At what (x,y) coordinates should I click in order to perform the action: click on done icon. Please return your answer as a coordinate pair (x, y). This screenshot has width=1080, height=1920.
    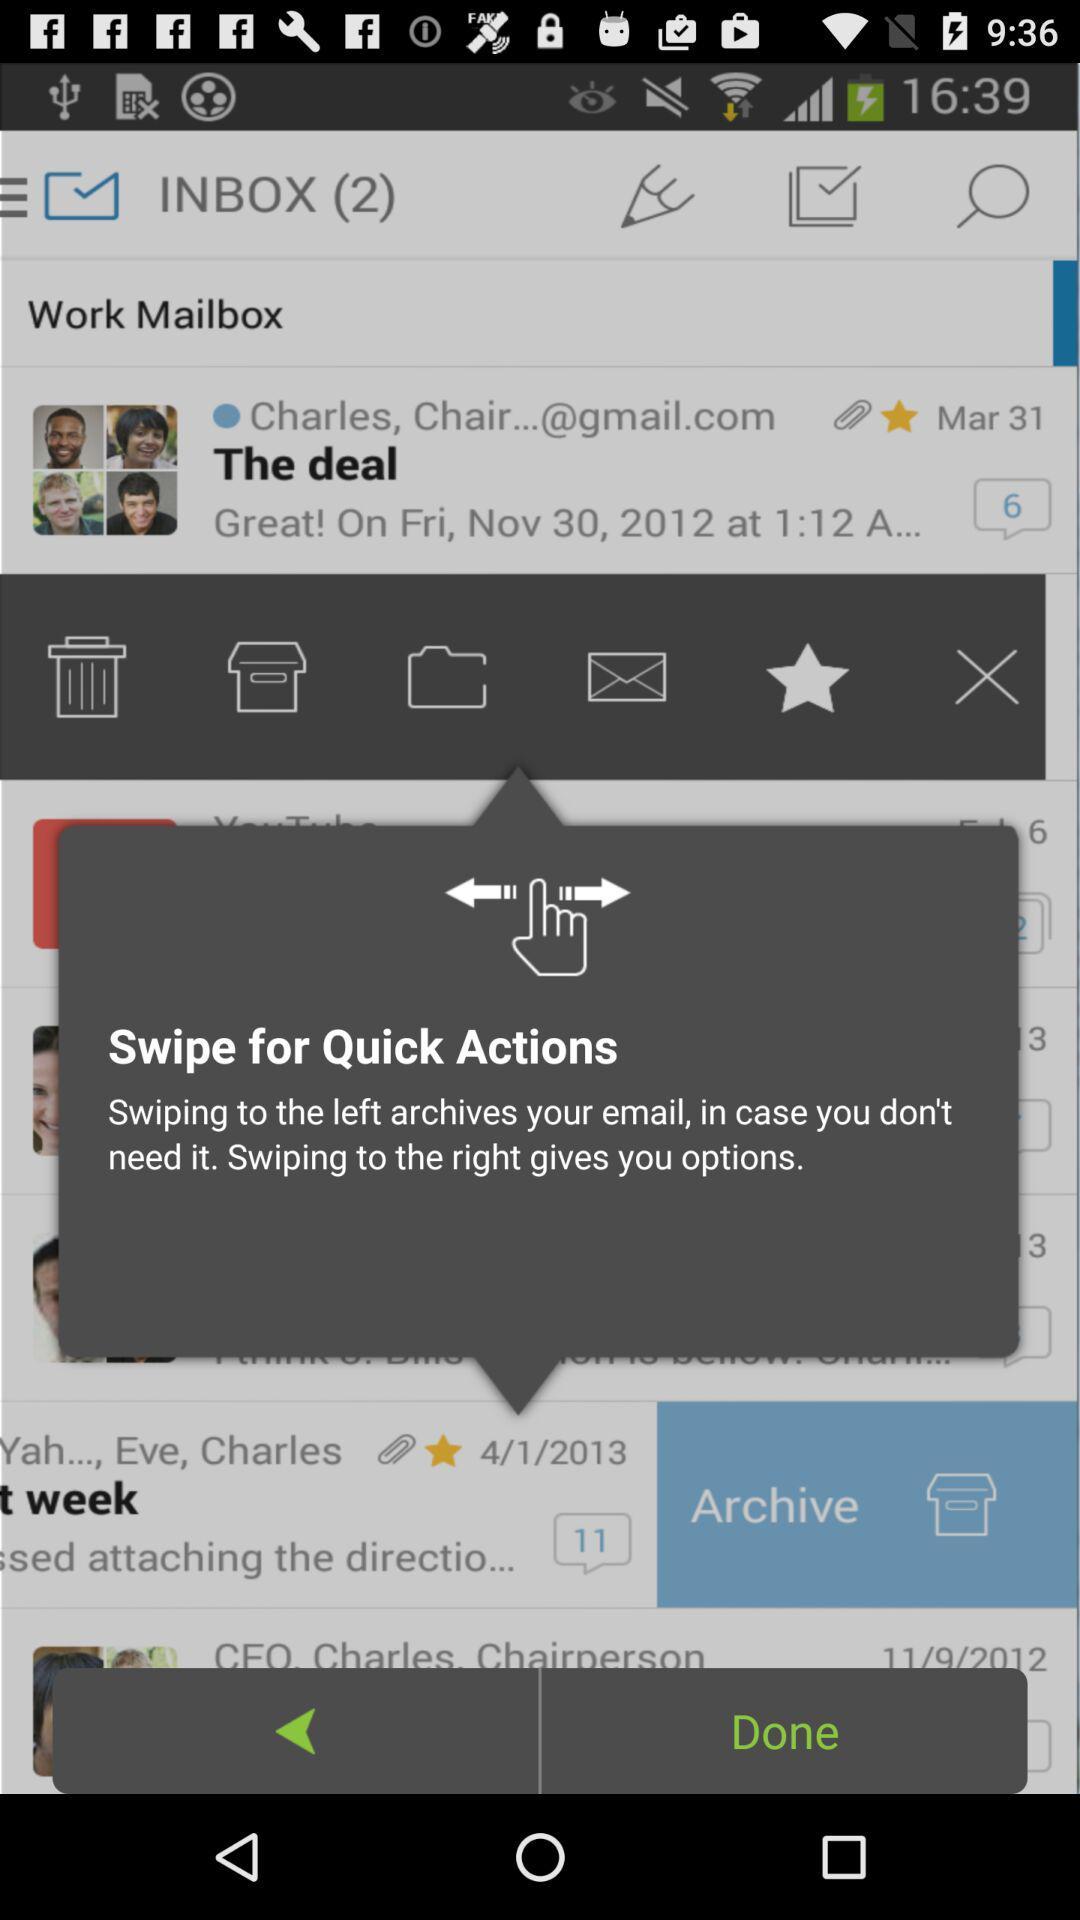
    Looking at the image, I should click on (783, 1730).